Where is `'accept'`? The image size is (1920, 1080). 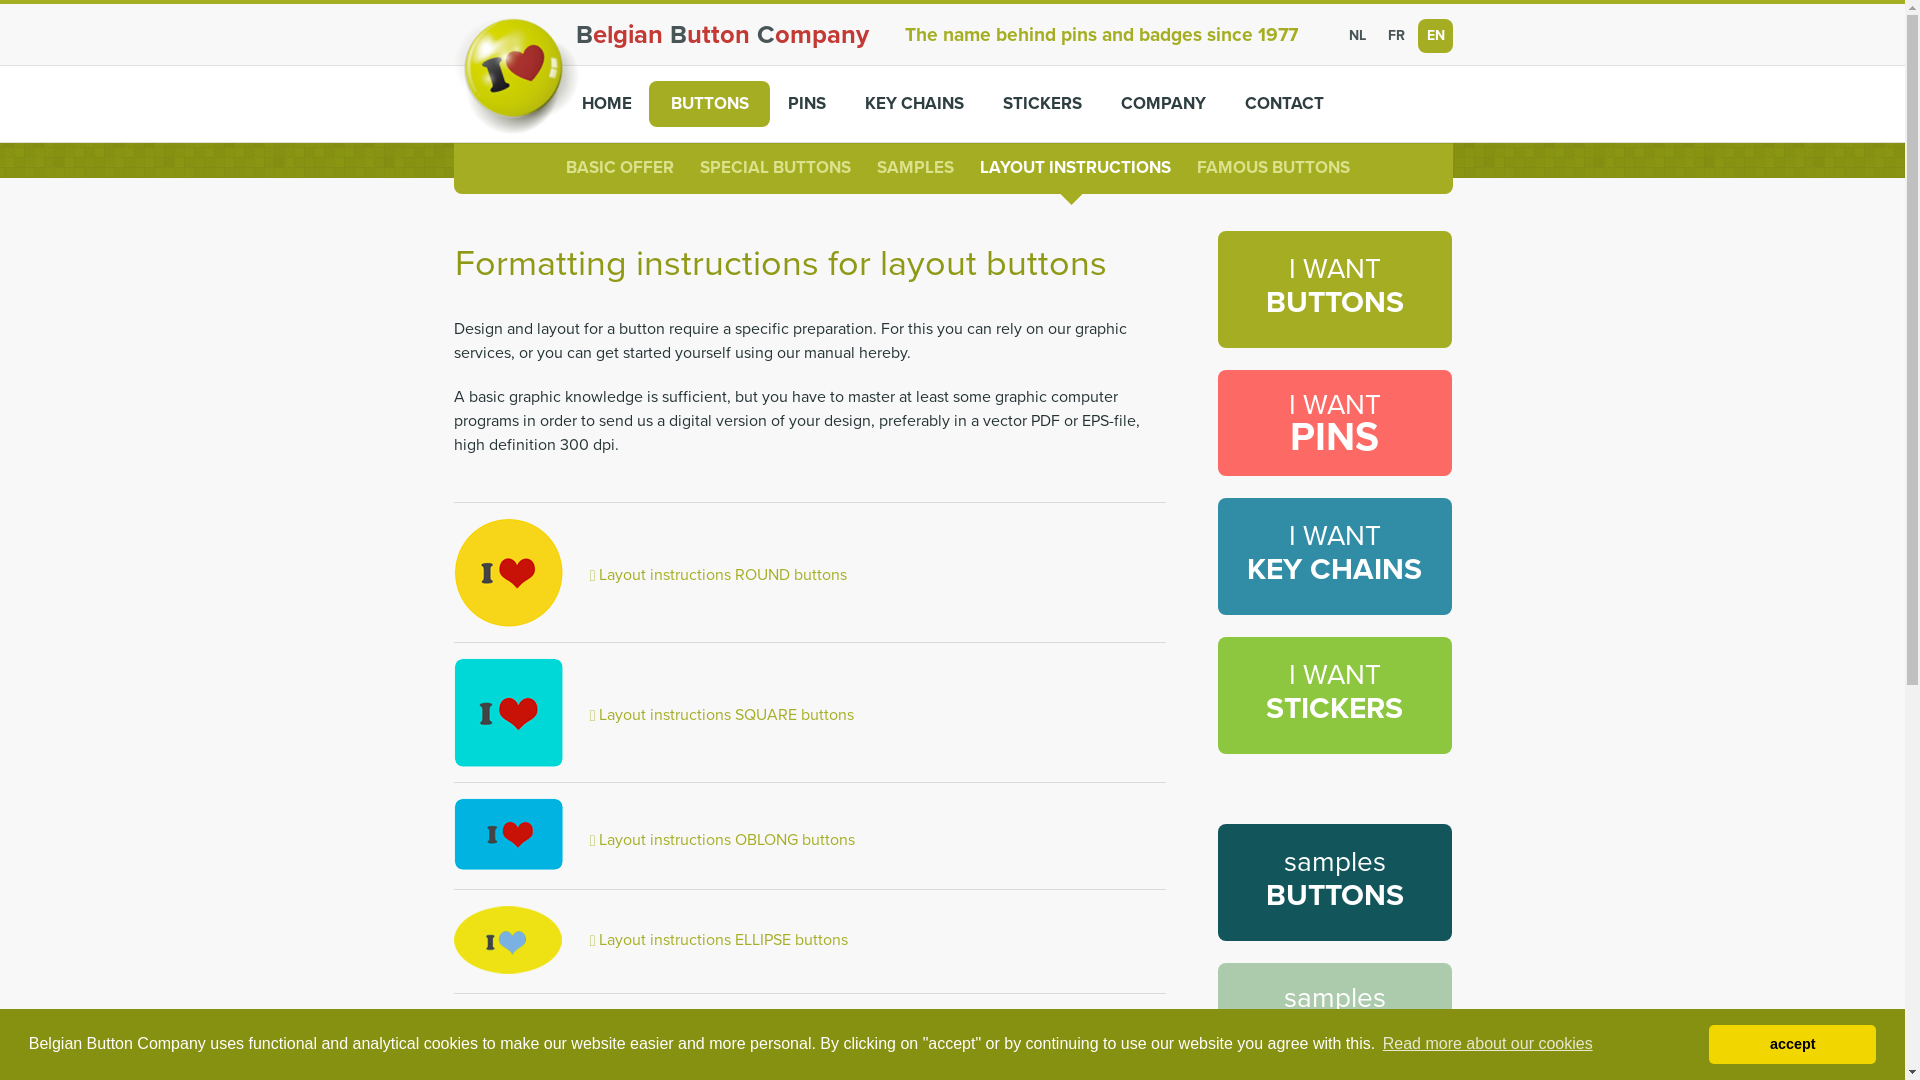 'accept' is located at coordinates (1707, 1043).